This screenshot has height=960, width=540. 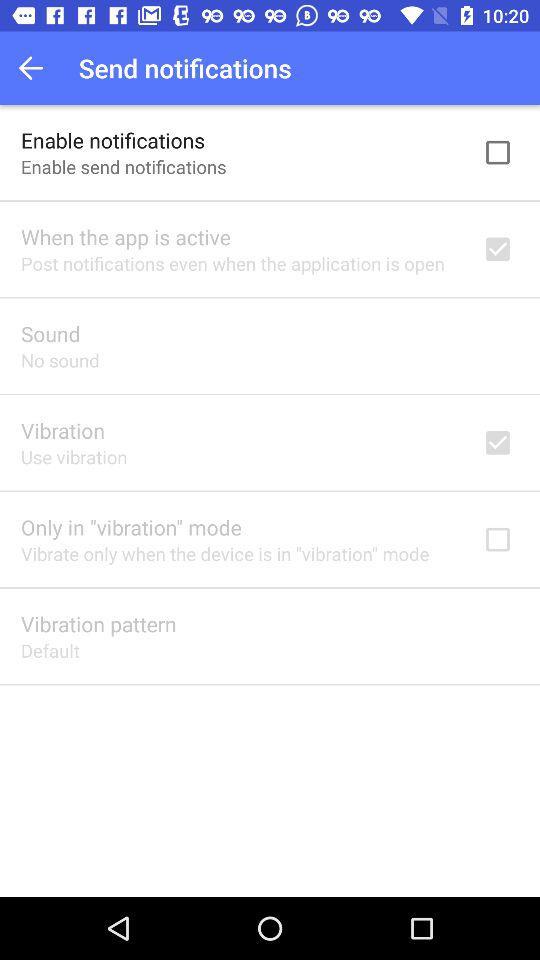 What do you see at coordinates (50, 649) in the screenshot?
I see `default item` at bounding box center [50, 649].